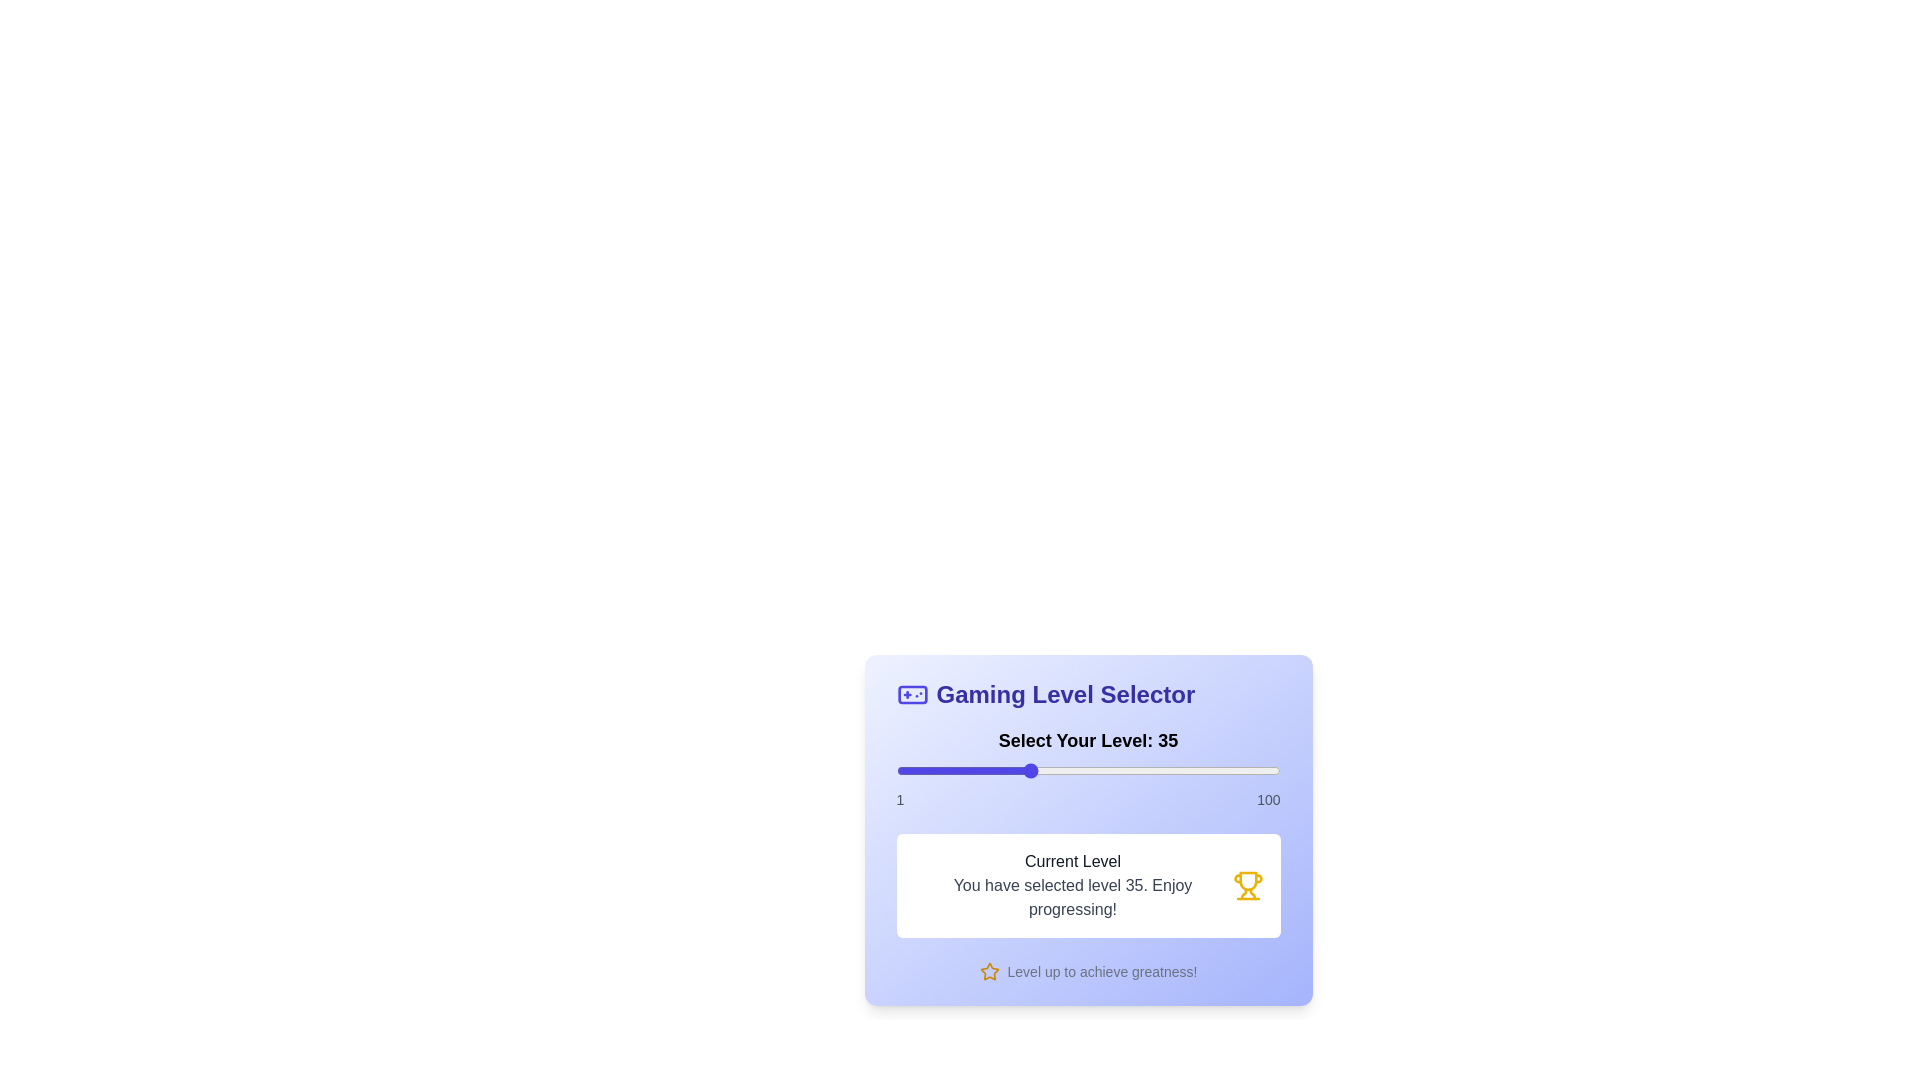  Describe the element at coordinates (1247, 885) in the screenshot. I see `the yellow trophy icon located in the bottom-right corner of the white rectangular section` at that location.